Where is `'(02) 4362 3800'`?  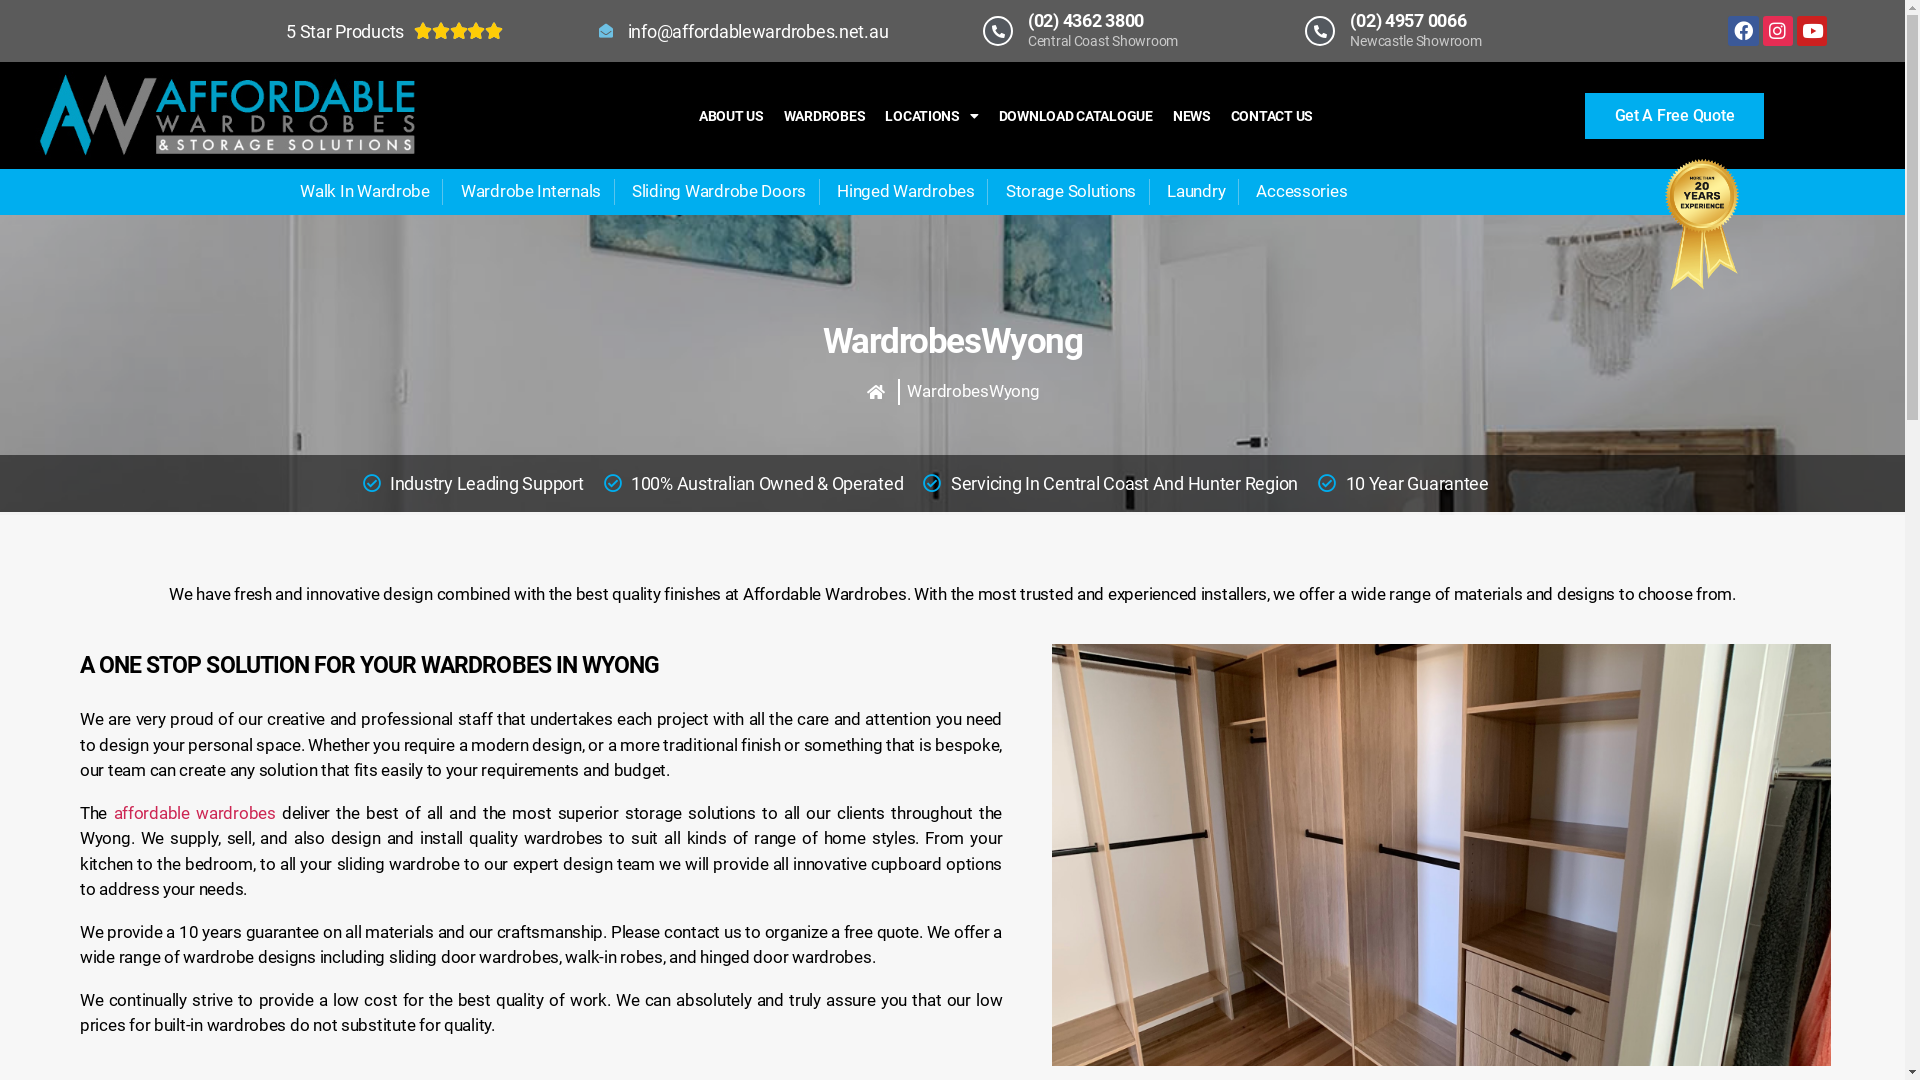
'(02) 4362 3800' is located at coordinates (1084, 20).